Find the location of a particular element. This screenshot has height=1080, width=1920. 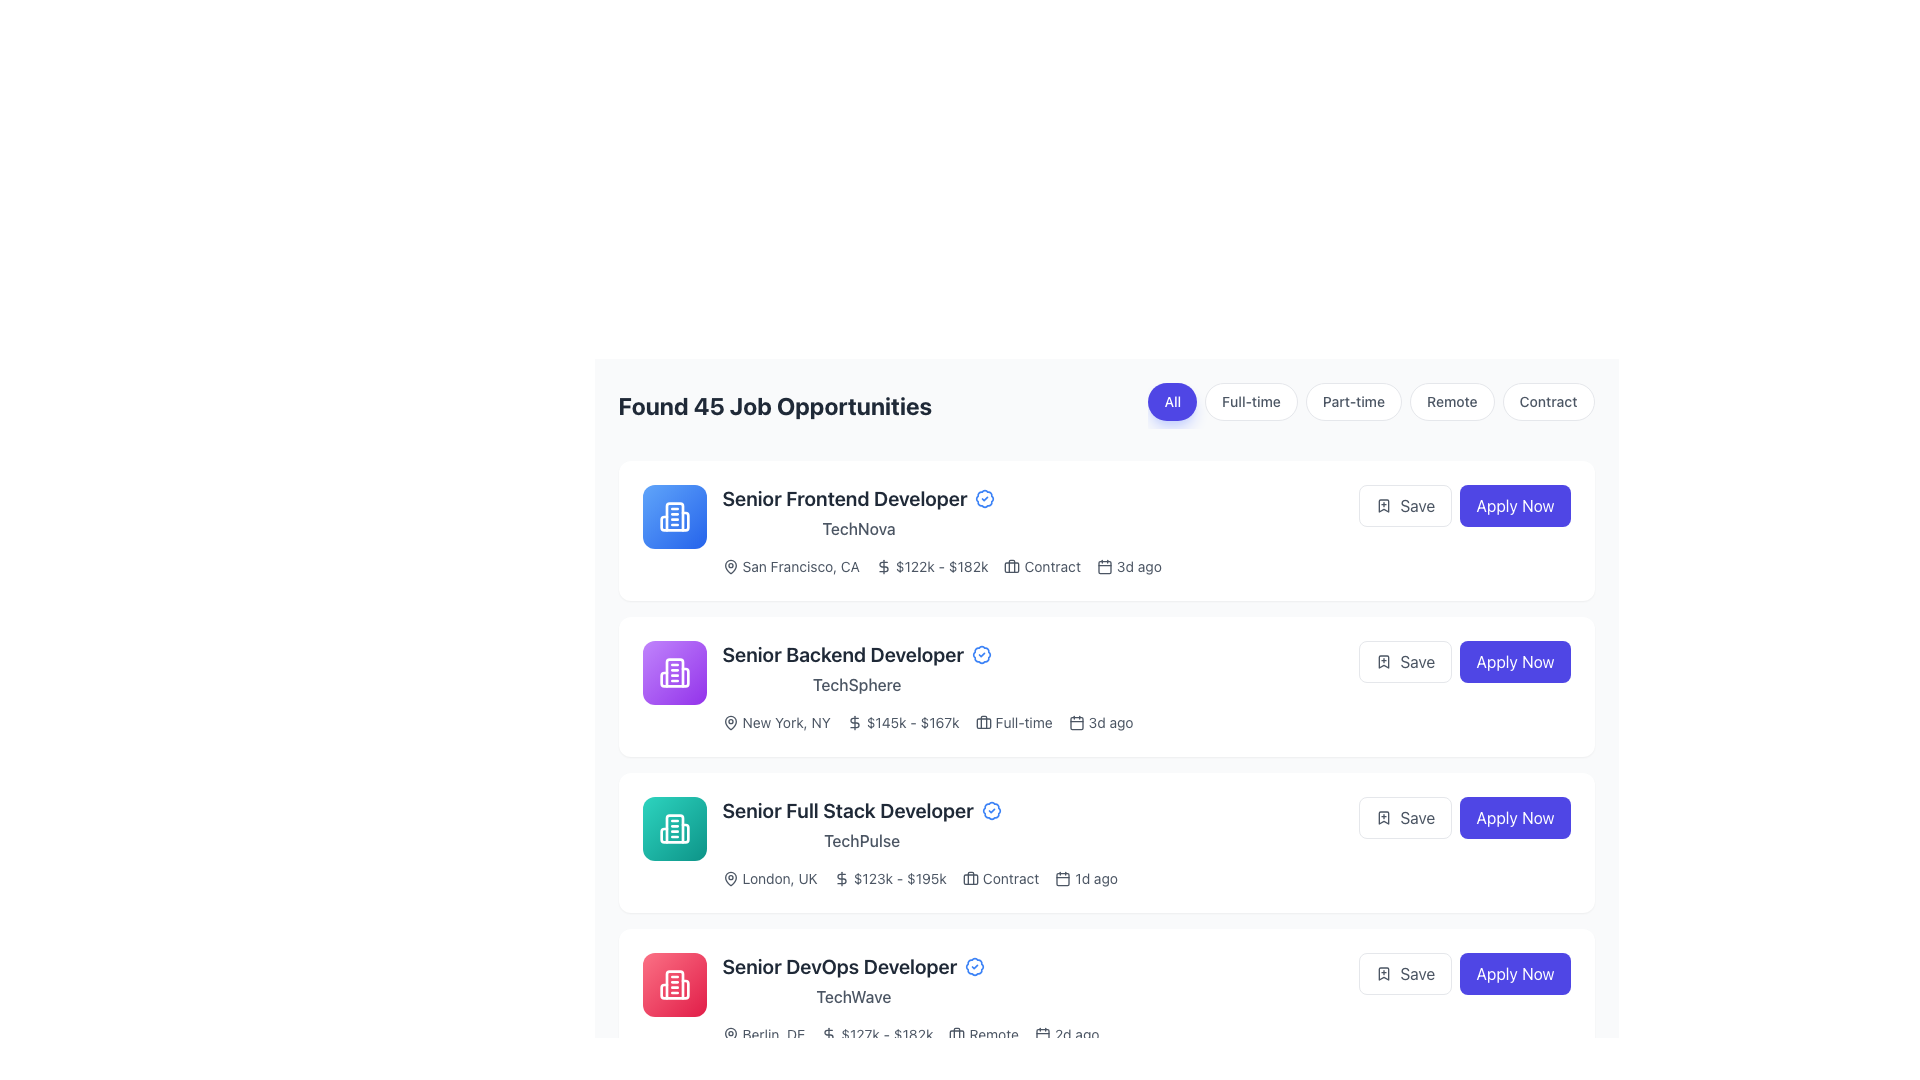

the label displaying 'San Francisco, CA' with a map pin icon, located under the job title 'Senior Frontend Developer' at 'TechNova' is located at coordinates (790, 567).